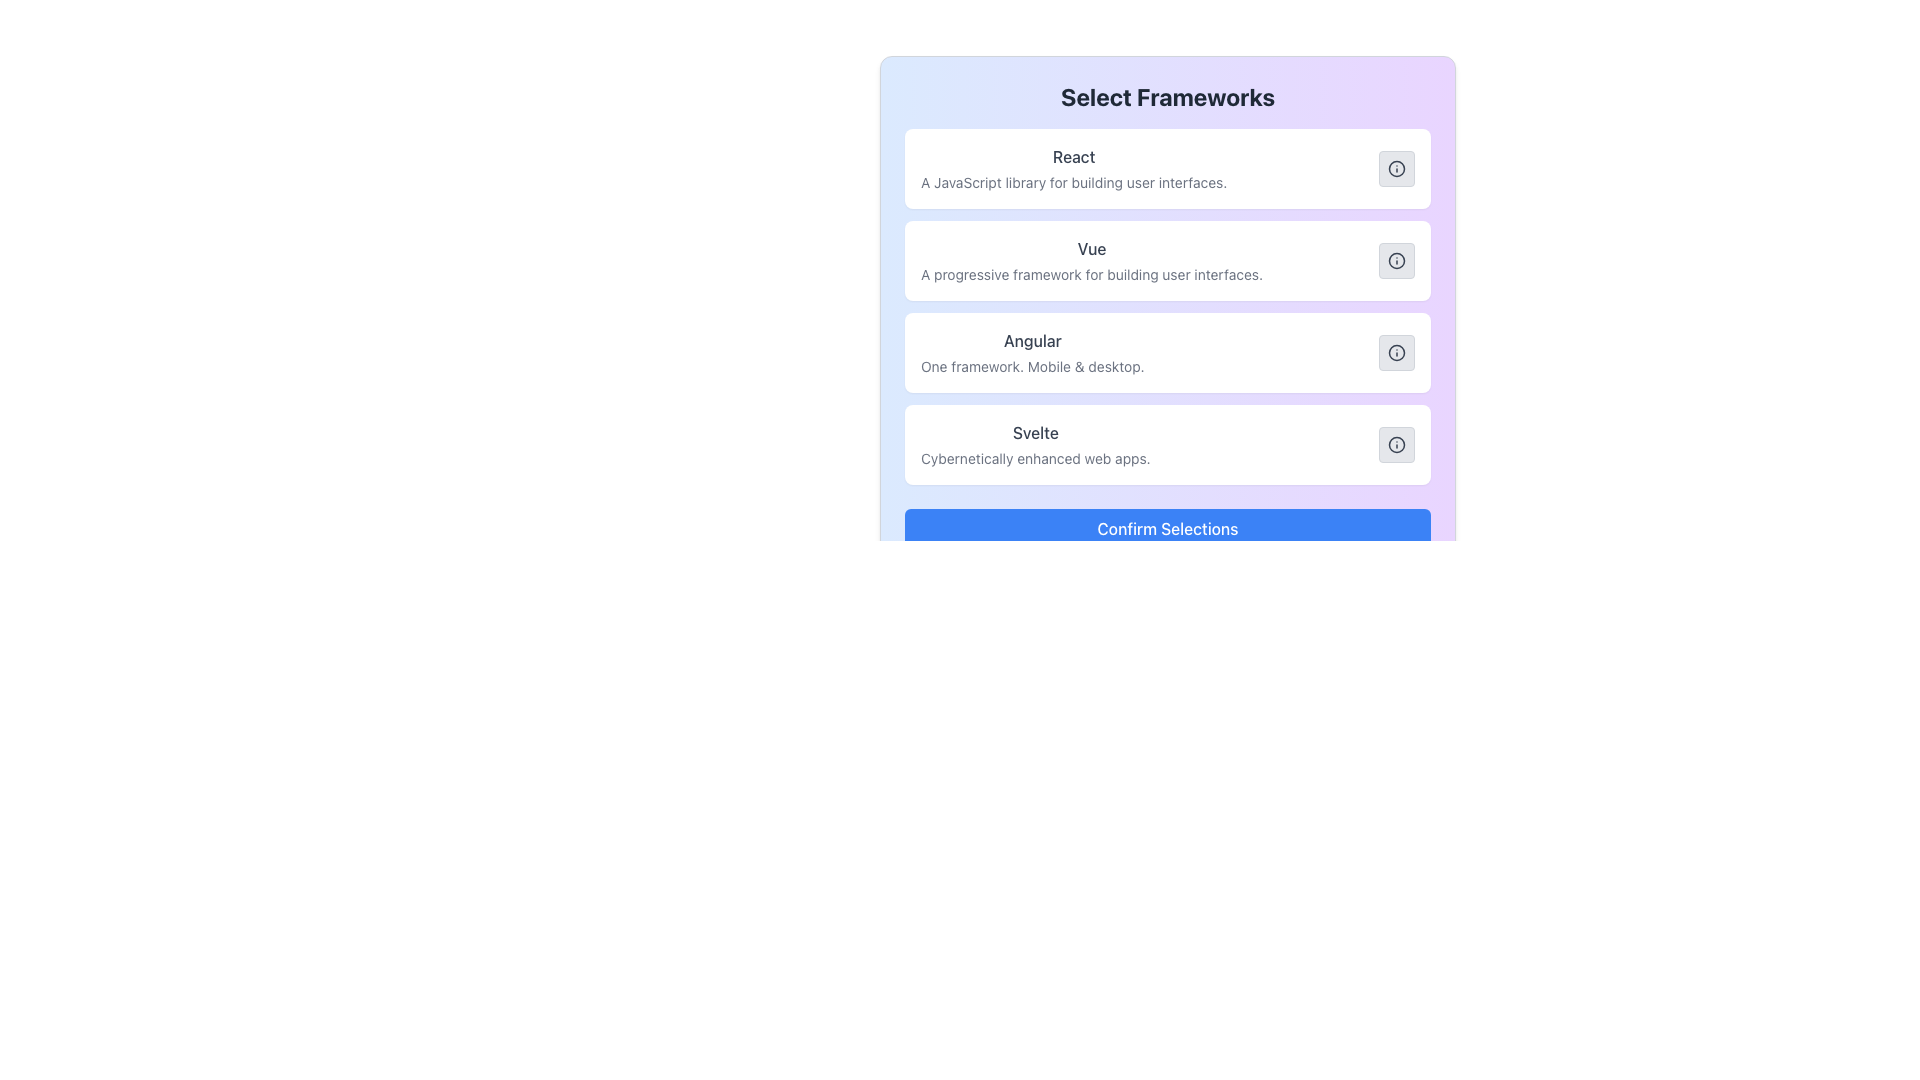  Describe the element at coordinates (1032, 352) in the screenshot. I see `the Text Display Block that contains the bold title 'Angular' and the subtitle 'One framework. Mobile & desktop.', which is the third item in the vertical list of framework options` at that location.